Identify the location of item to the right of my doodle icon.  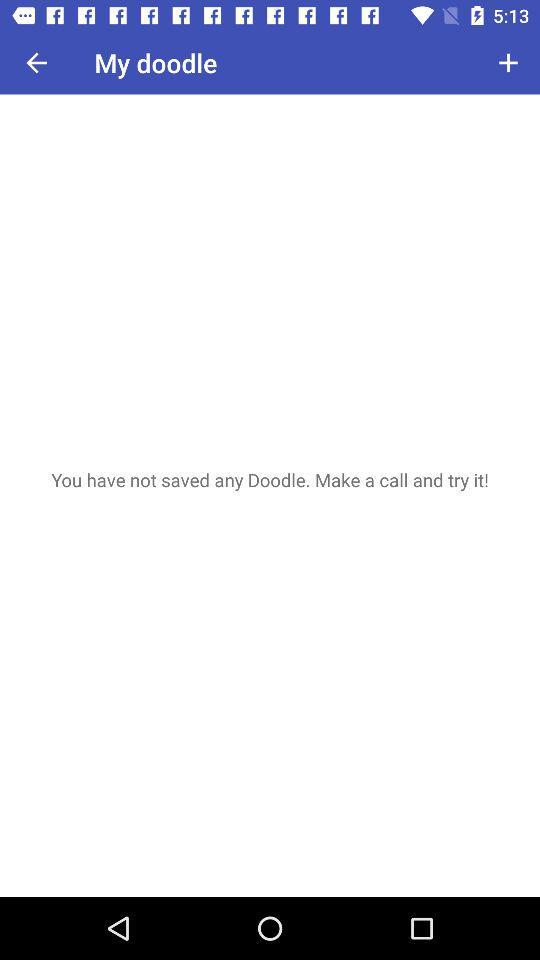
(508, 62).